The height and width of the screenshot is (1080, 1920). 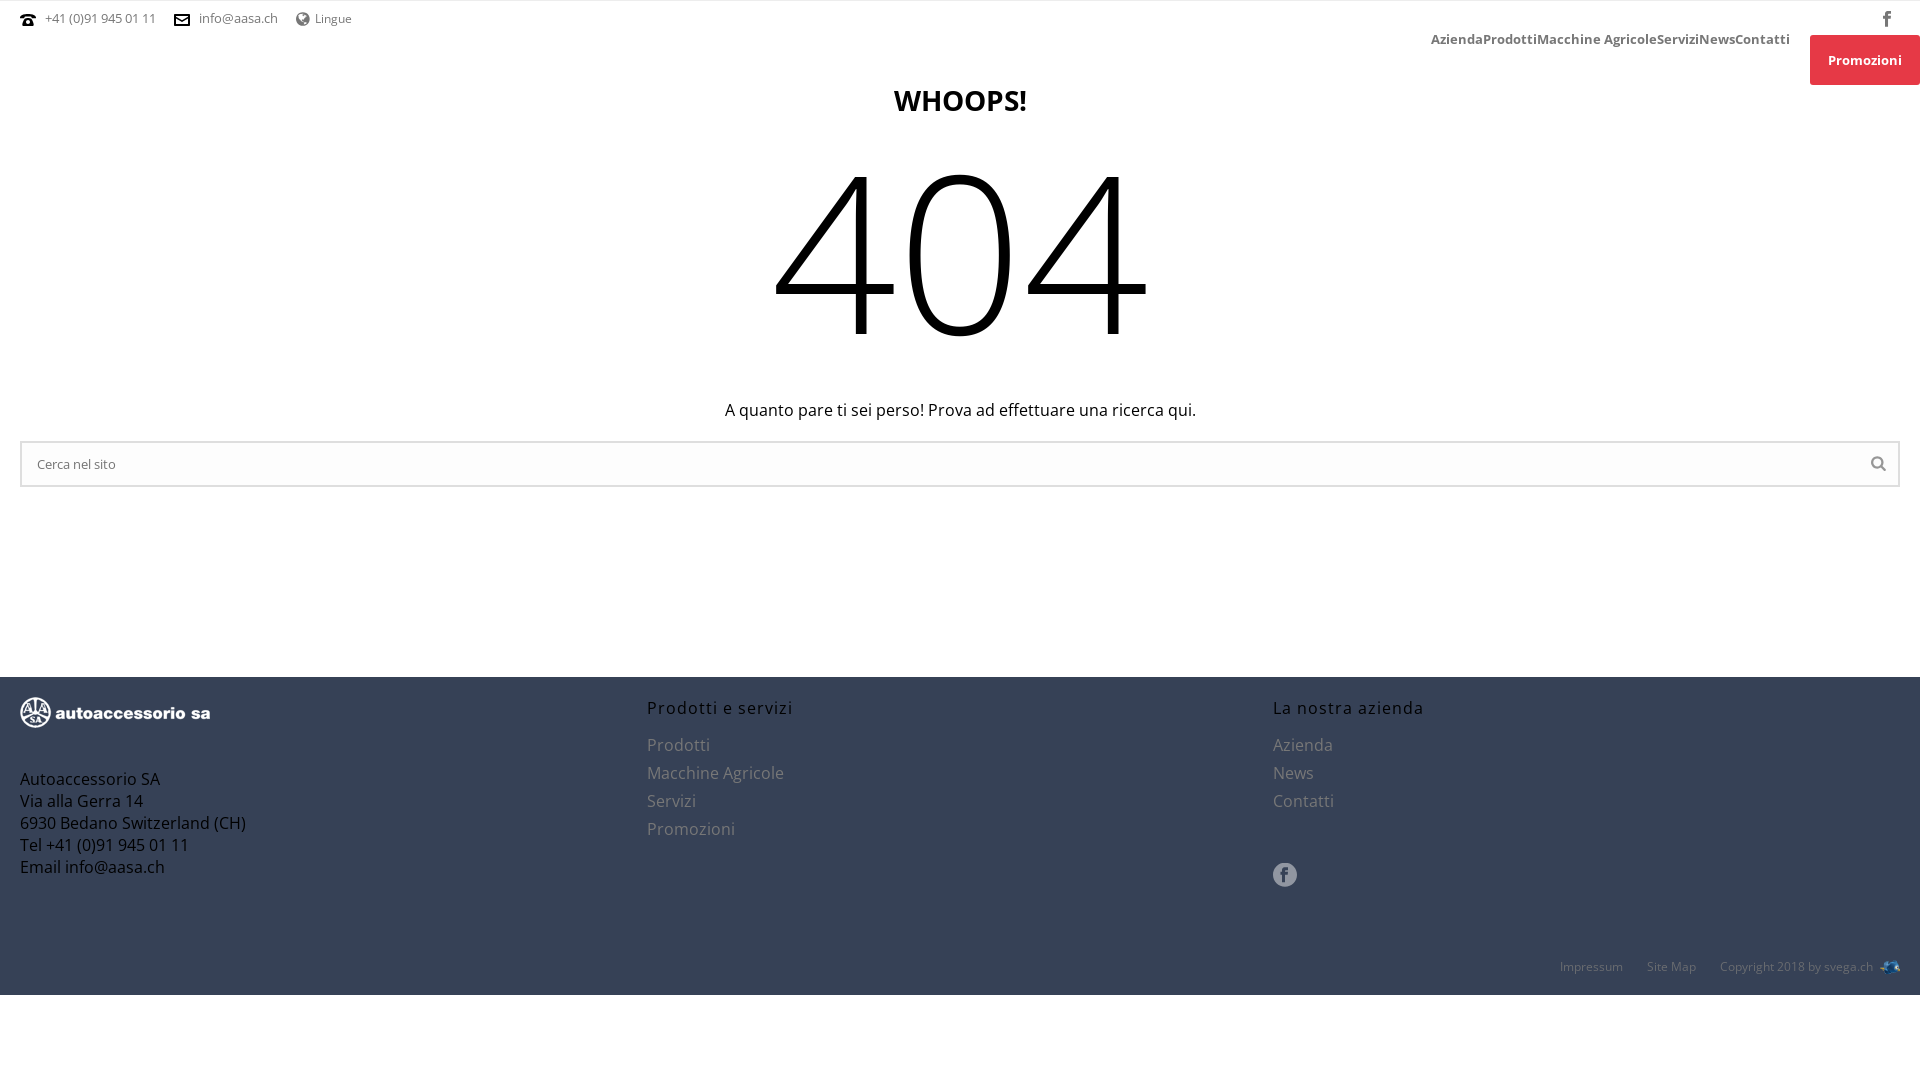 I want to click on 'info@aasa.ch', so click(x=238, y=18).